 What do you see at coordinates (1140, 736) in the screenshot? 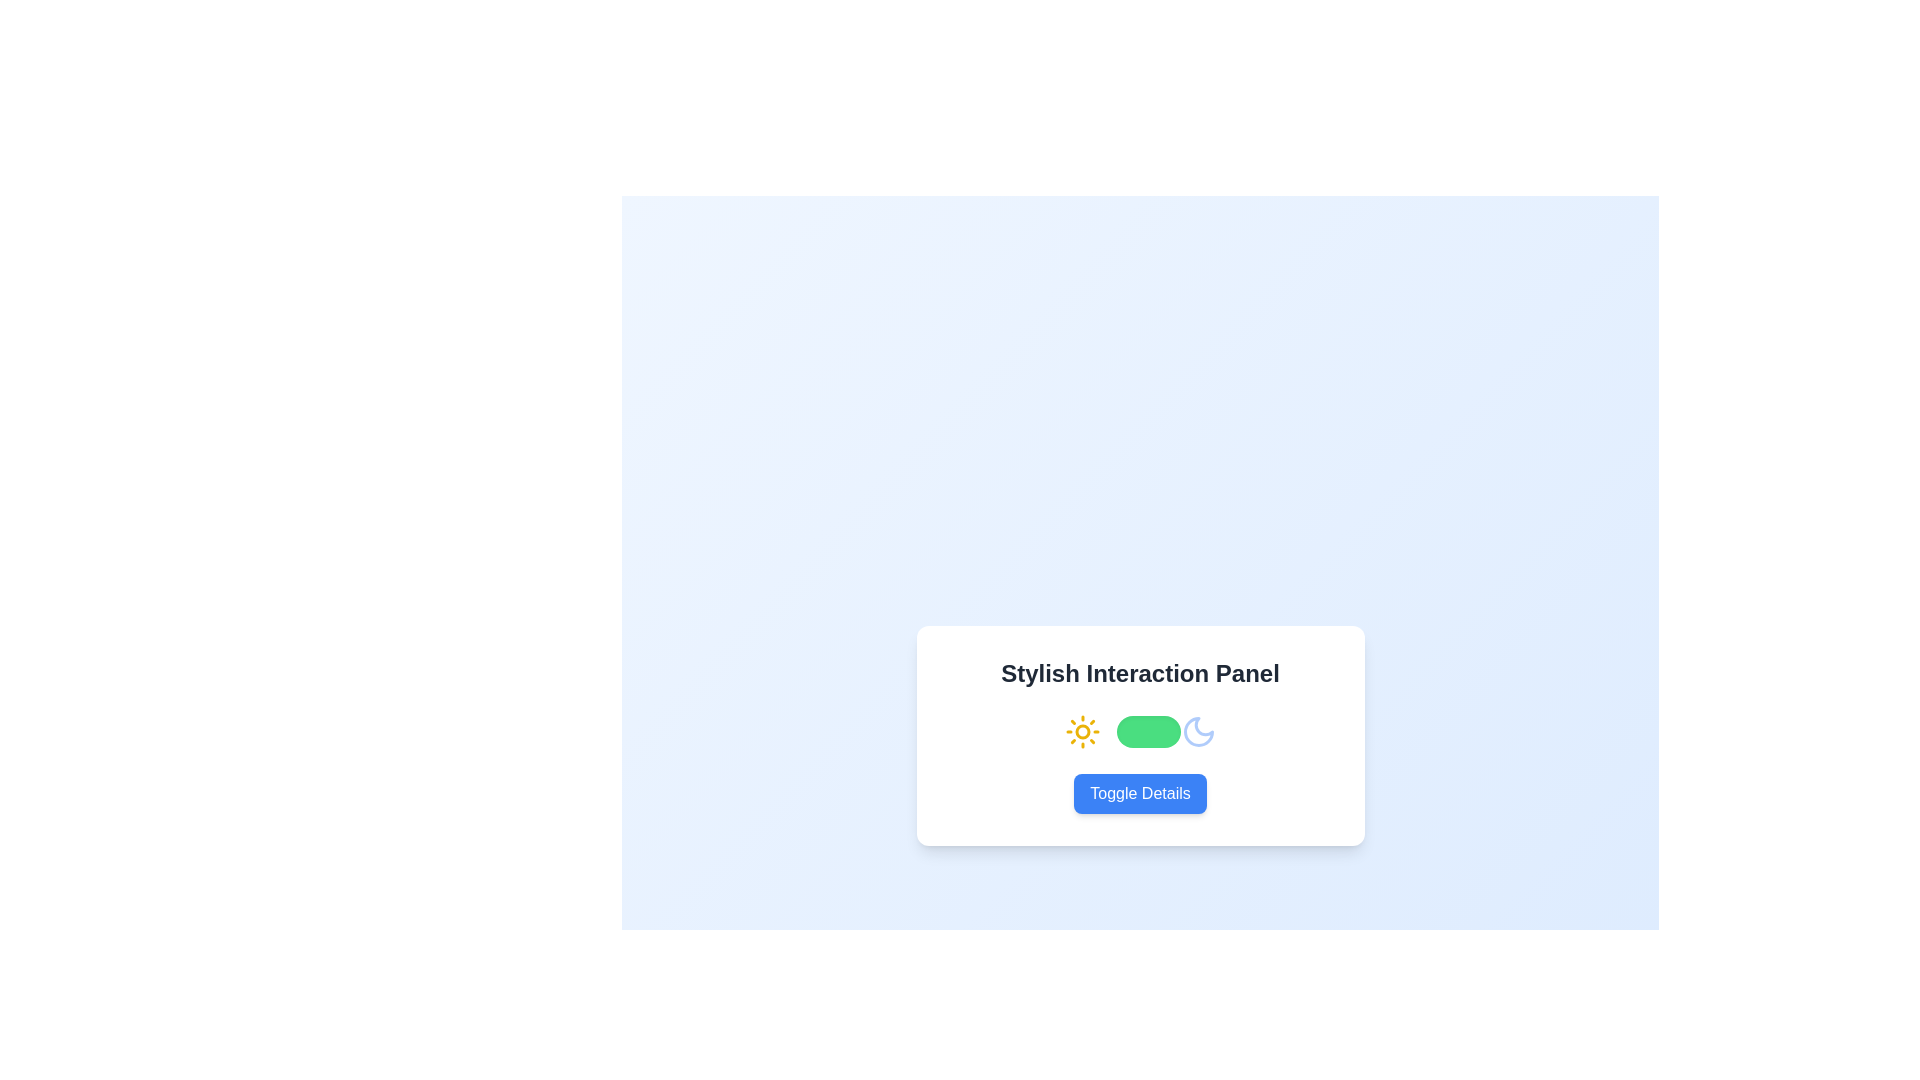
I see `the handle of the toggle switch located in the Stylish Interaction Panel` at bounding box center [1140, 736].